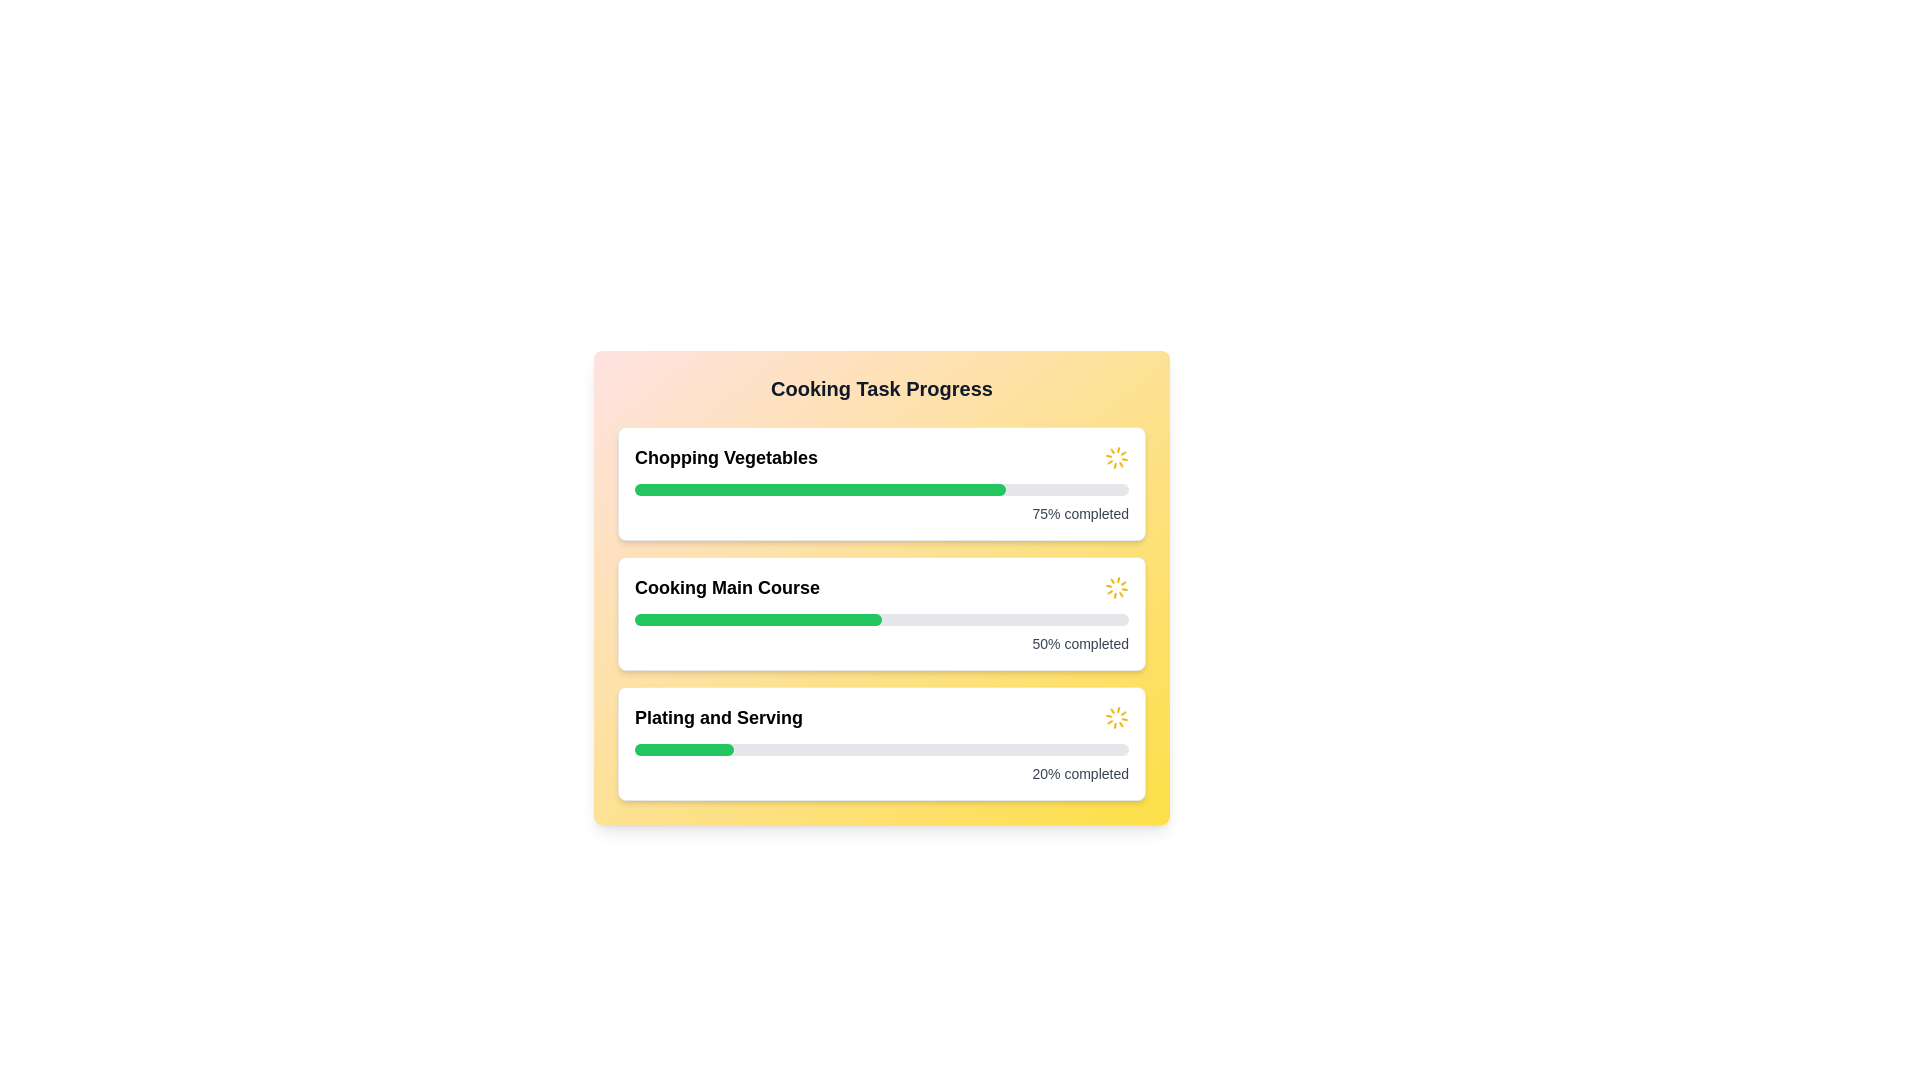 Image resolution: width=1920 pixels, height=1080 pixels. Describe the element at coordinates (820, 489) in the screenshot. I see `the green progress bar indicating '75% completed' in the 'Chopping Vegetables' section` at that location.